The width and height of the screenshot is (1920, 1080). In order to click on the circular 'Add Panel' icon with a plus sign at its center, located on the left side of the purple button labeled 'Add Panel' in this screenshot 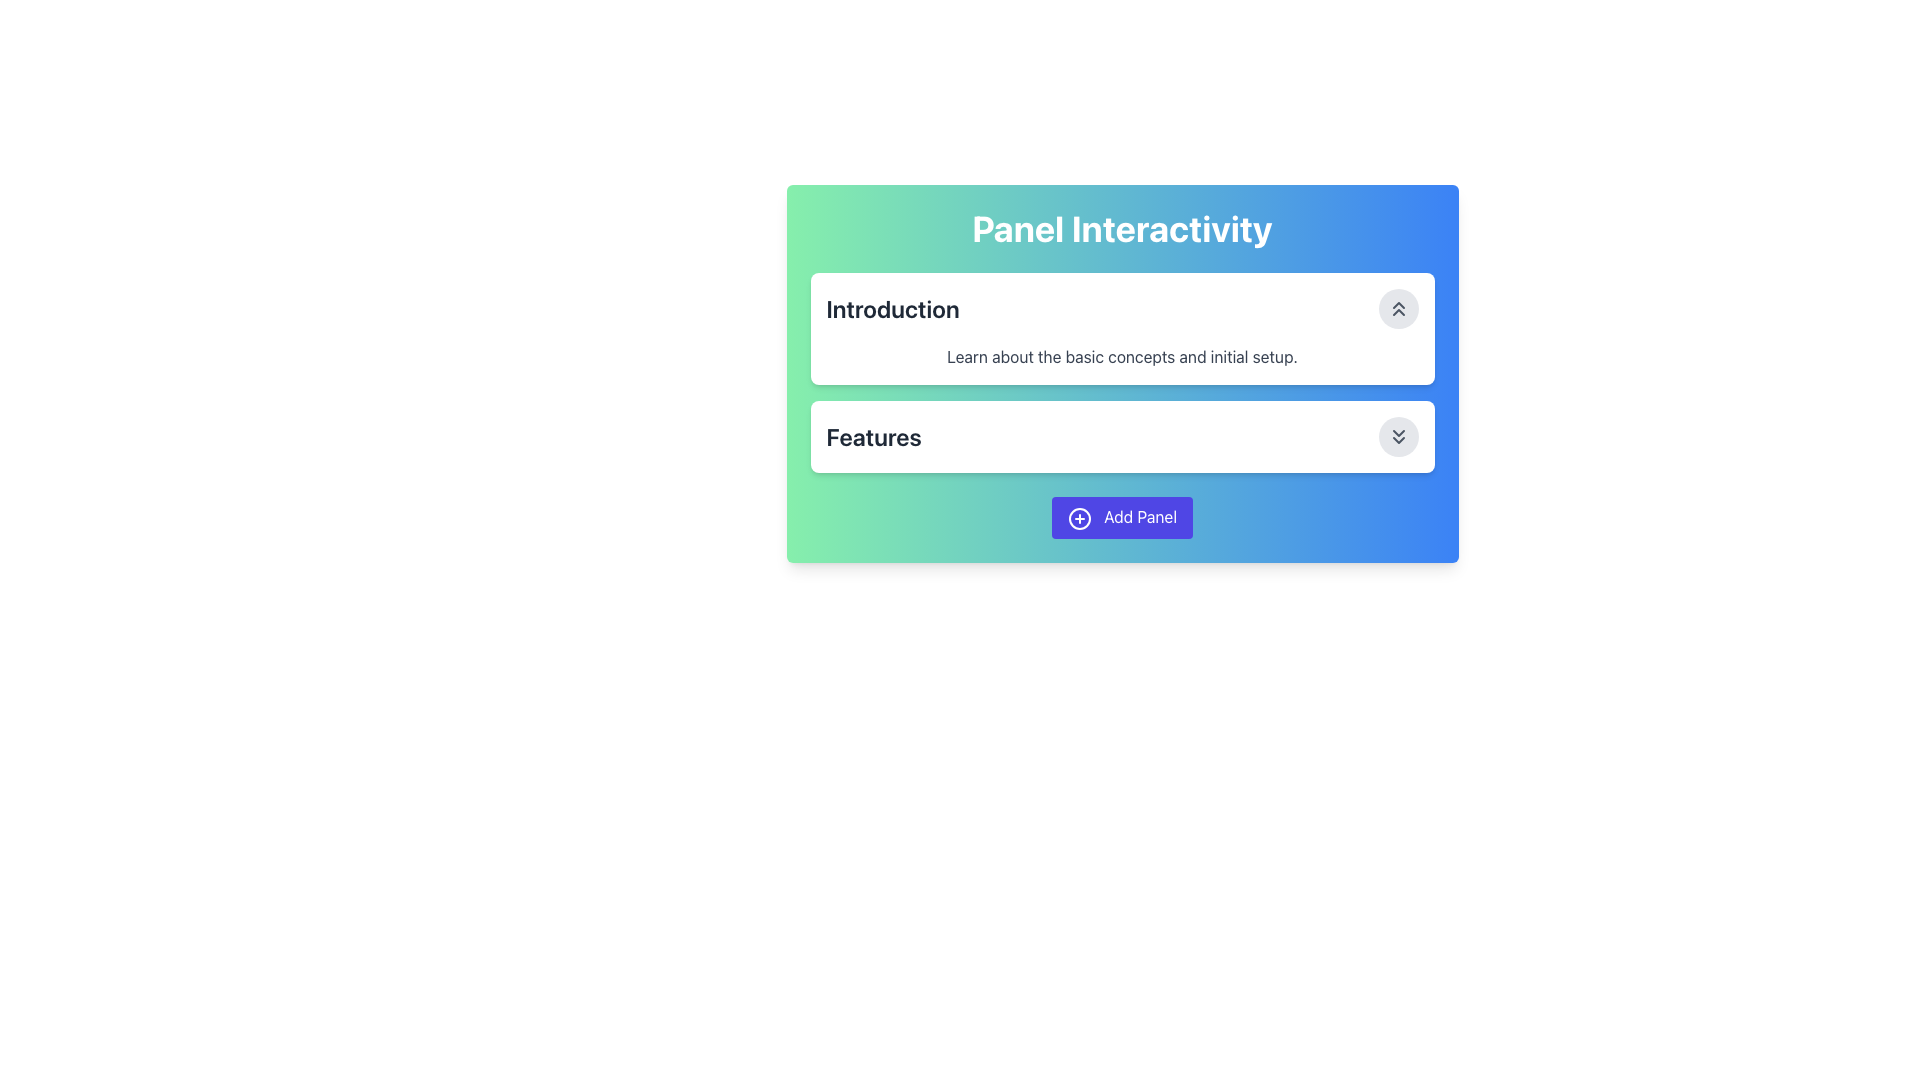, I will do `click(1079, 517)`.